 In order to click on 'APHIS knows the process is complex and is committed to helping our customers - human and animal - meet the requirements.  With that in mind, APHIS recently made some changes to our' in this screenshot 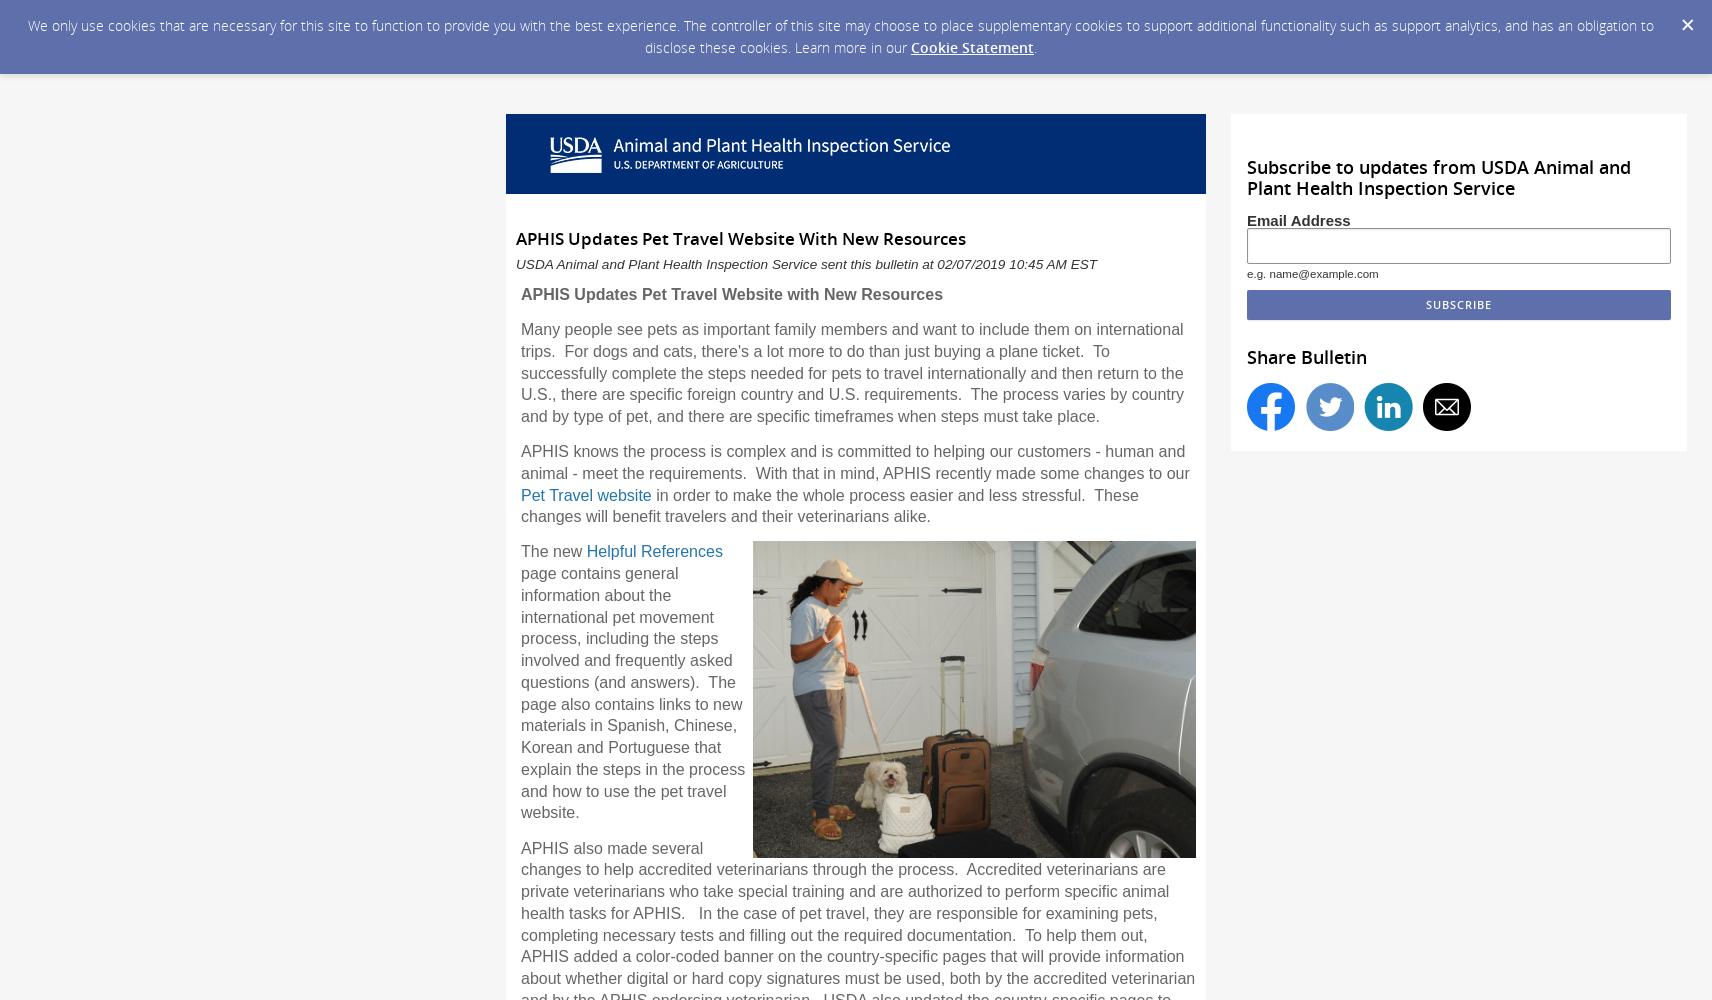, I will do `click(854, 461)`.